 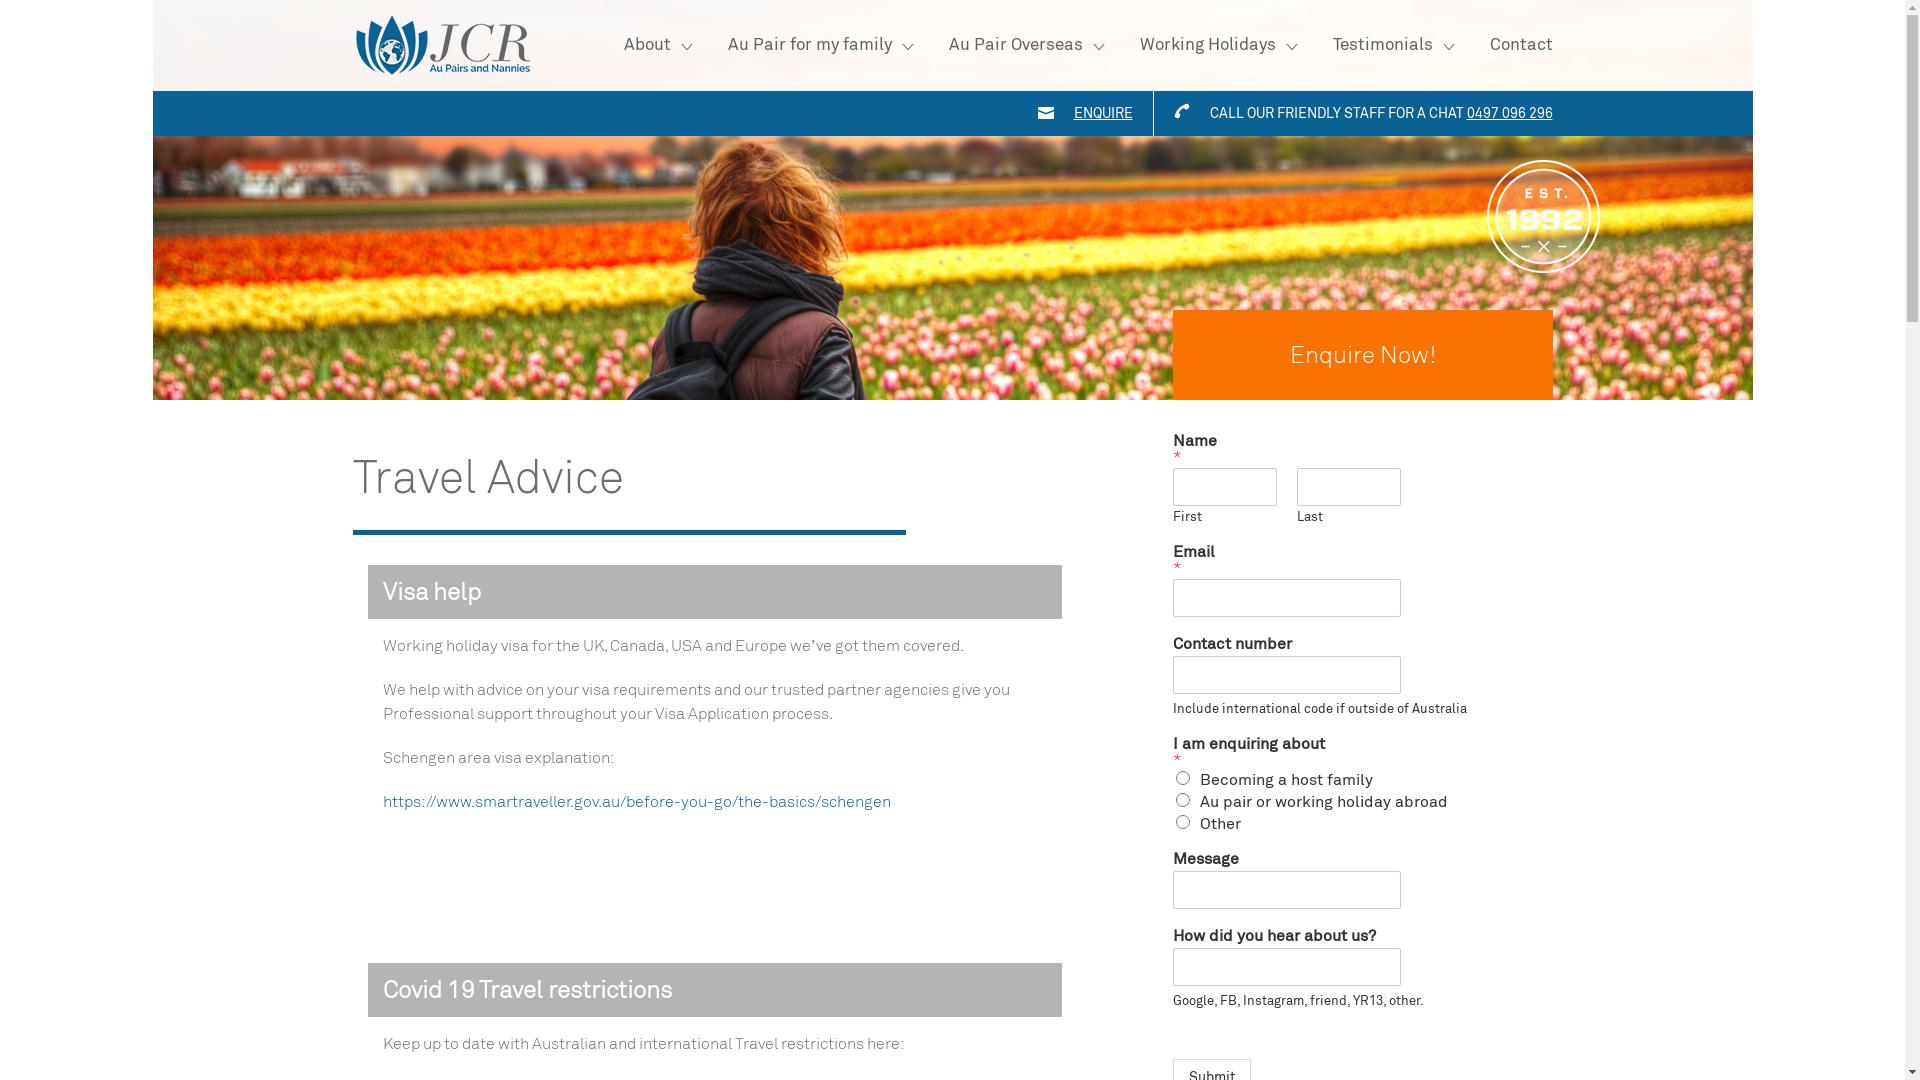 What do you see at coordinates (1073, 113) in the screenshot?
I see `'ENQUIRE'` at bounding box center [1073, 113].